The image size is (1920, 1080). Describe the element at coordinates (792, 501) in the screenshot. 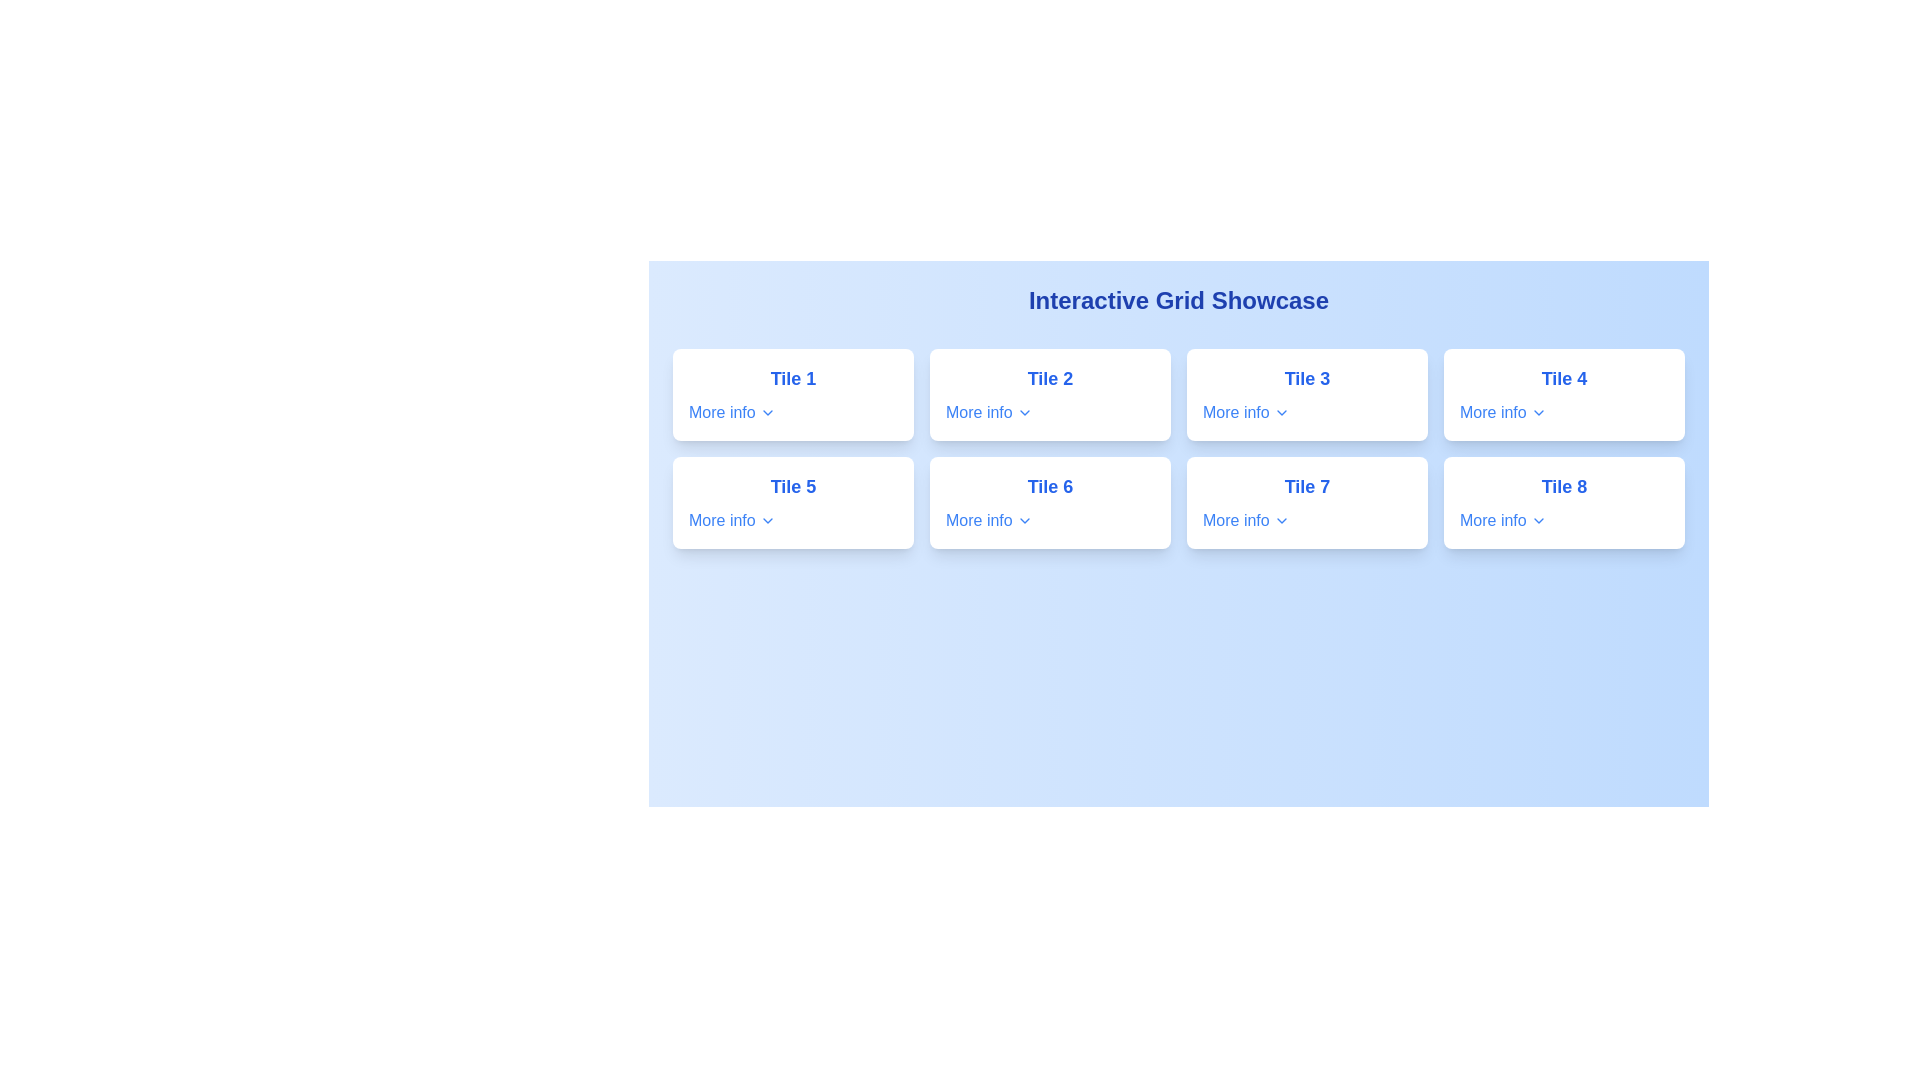

I see `the navigational tile in the second row, first column to trigger a visual effect` at that location.